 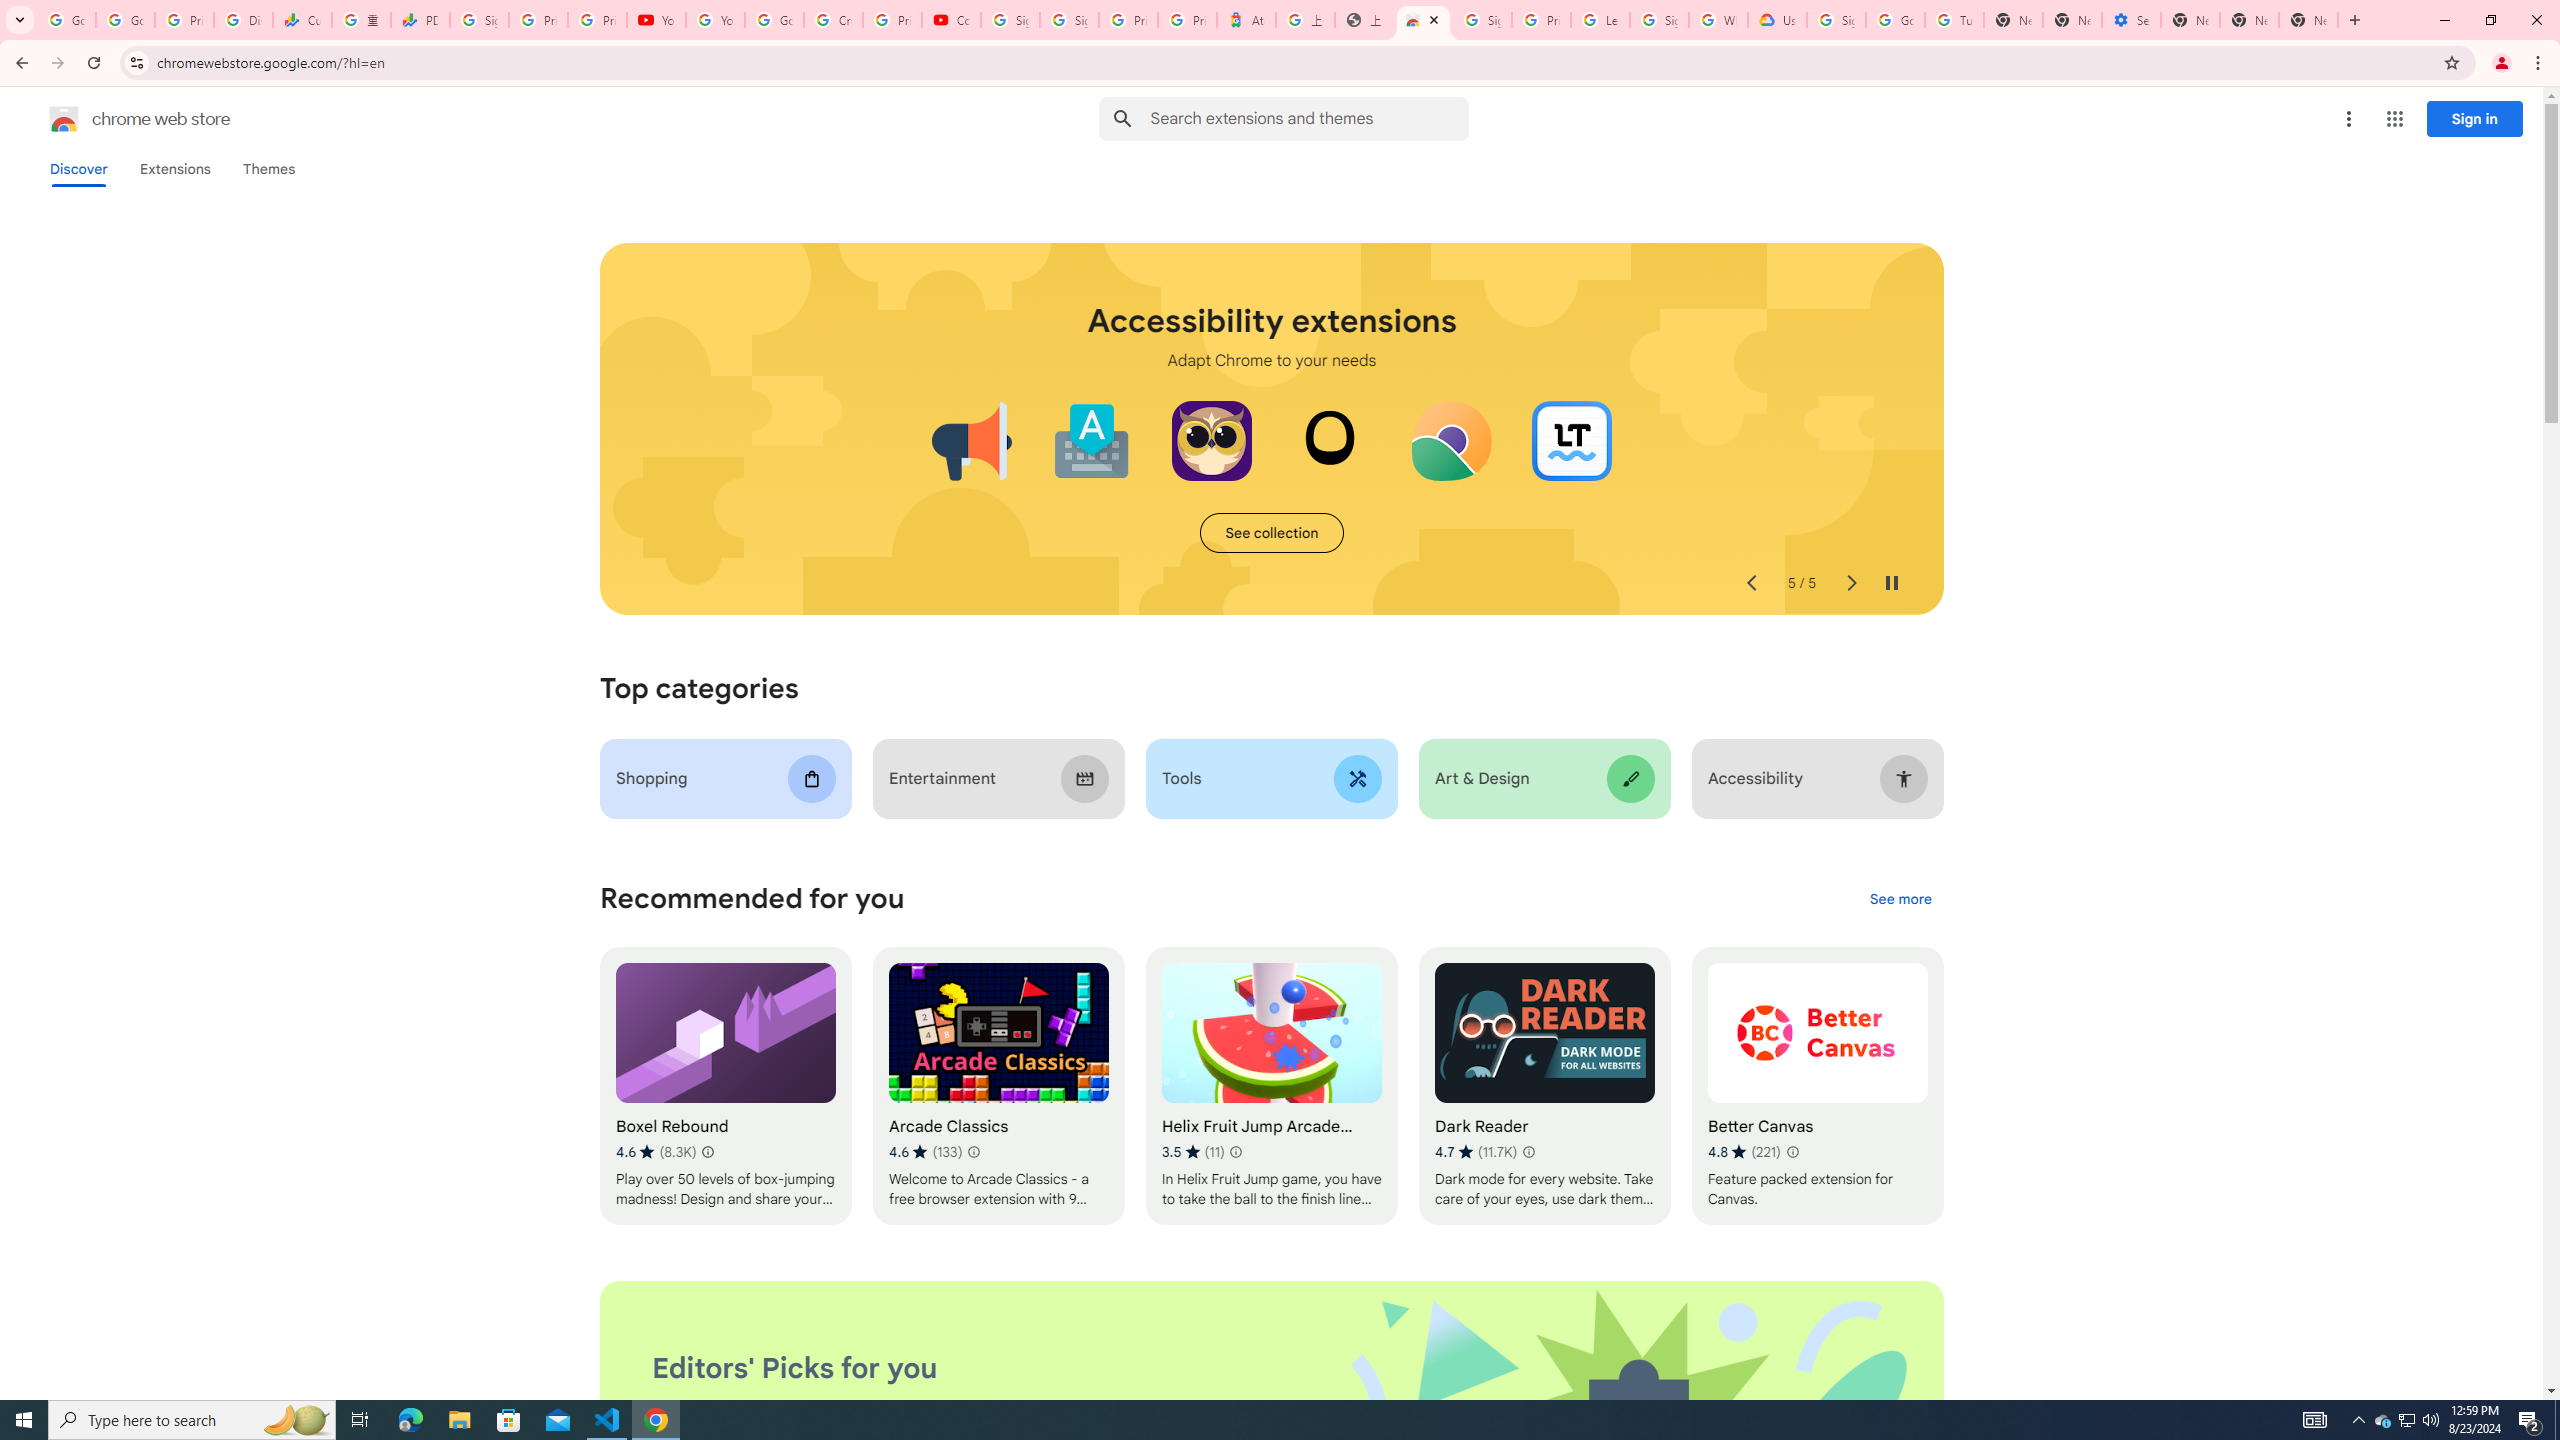 What do you see at coordinates (65, 19) in the screenshot?
I see `'Google Workspace Admin Community'` at bounding box center [65, 19].